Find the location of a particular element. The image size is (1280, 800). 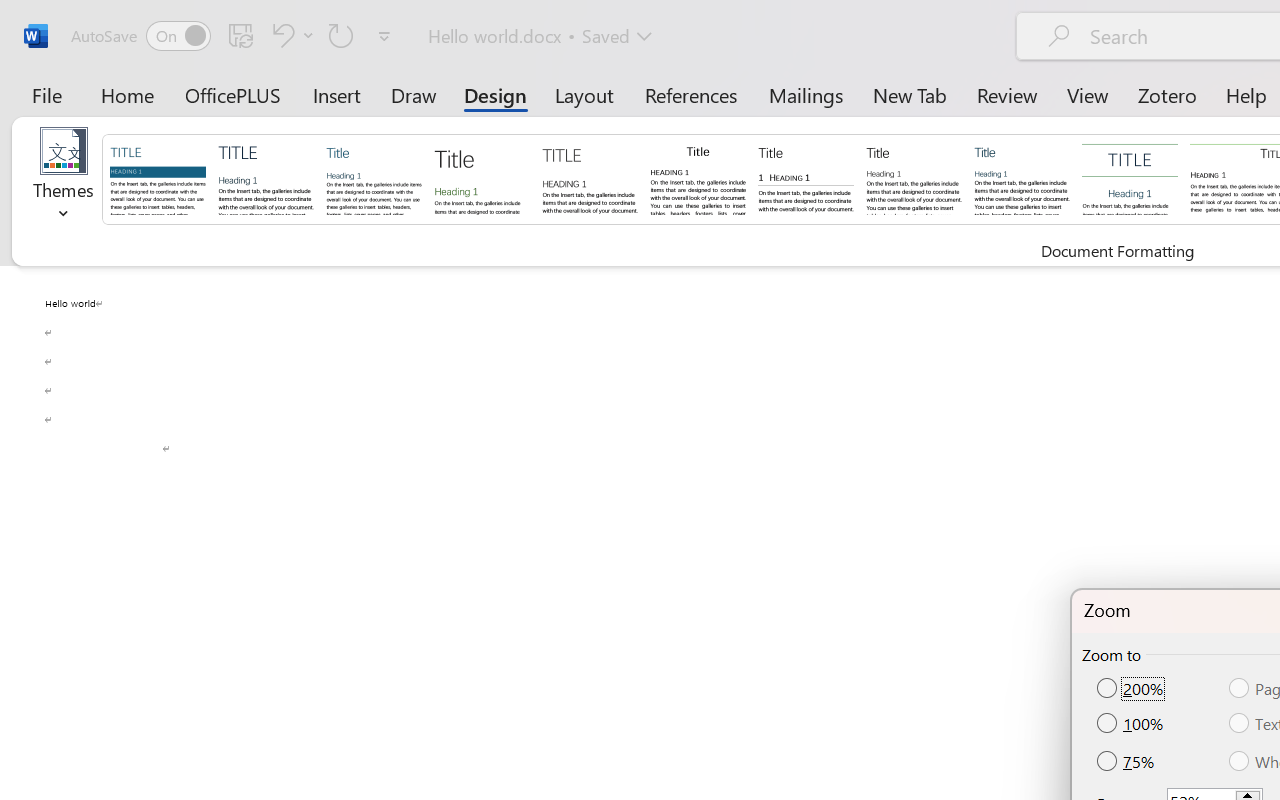

'Review' is located at coordinates (1007, 94).